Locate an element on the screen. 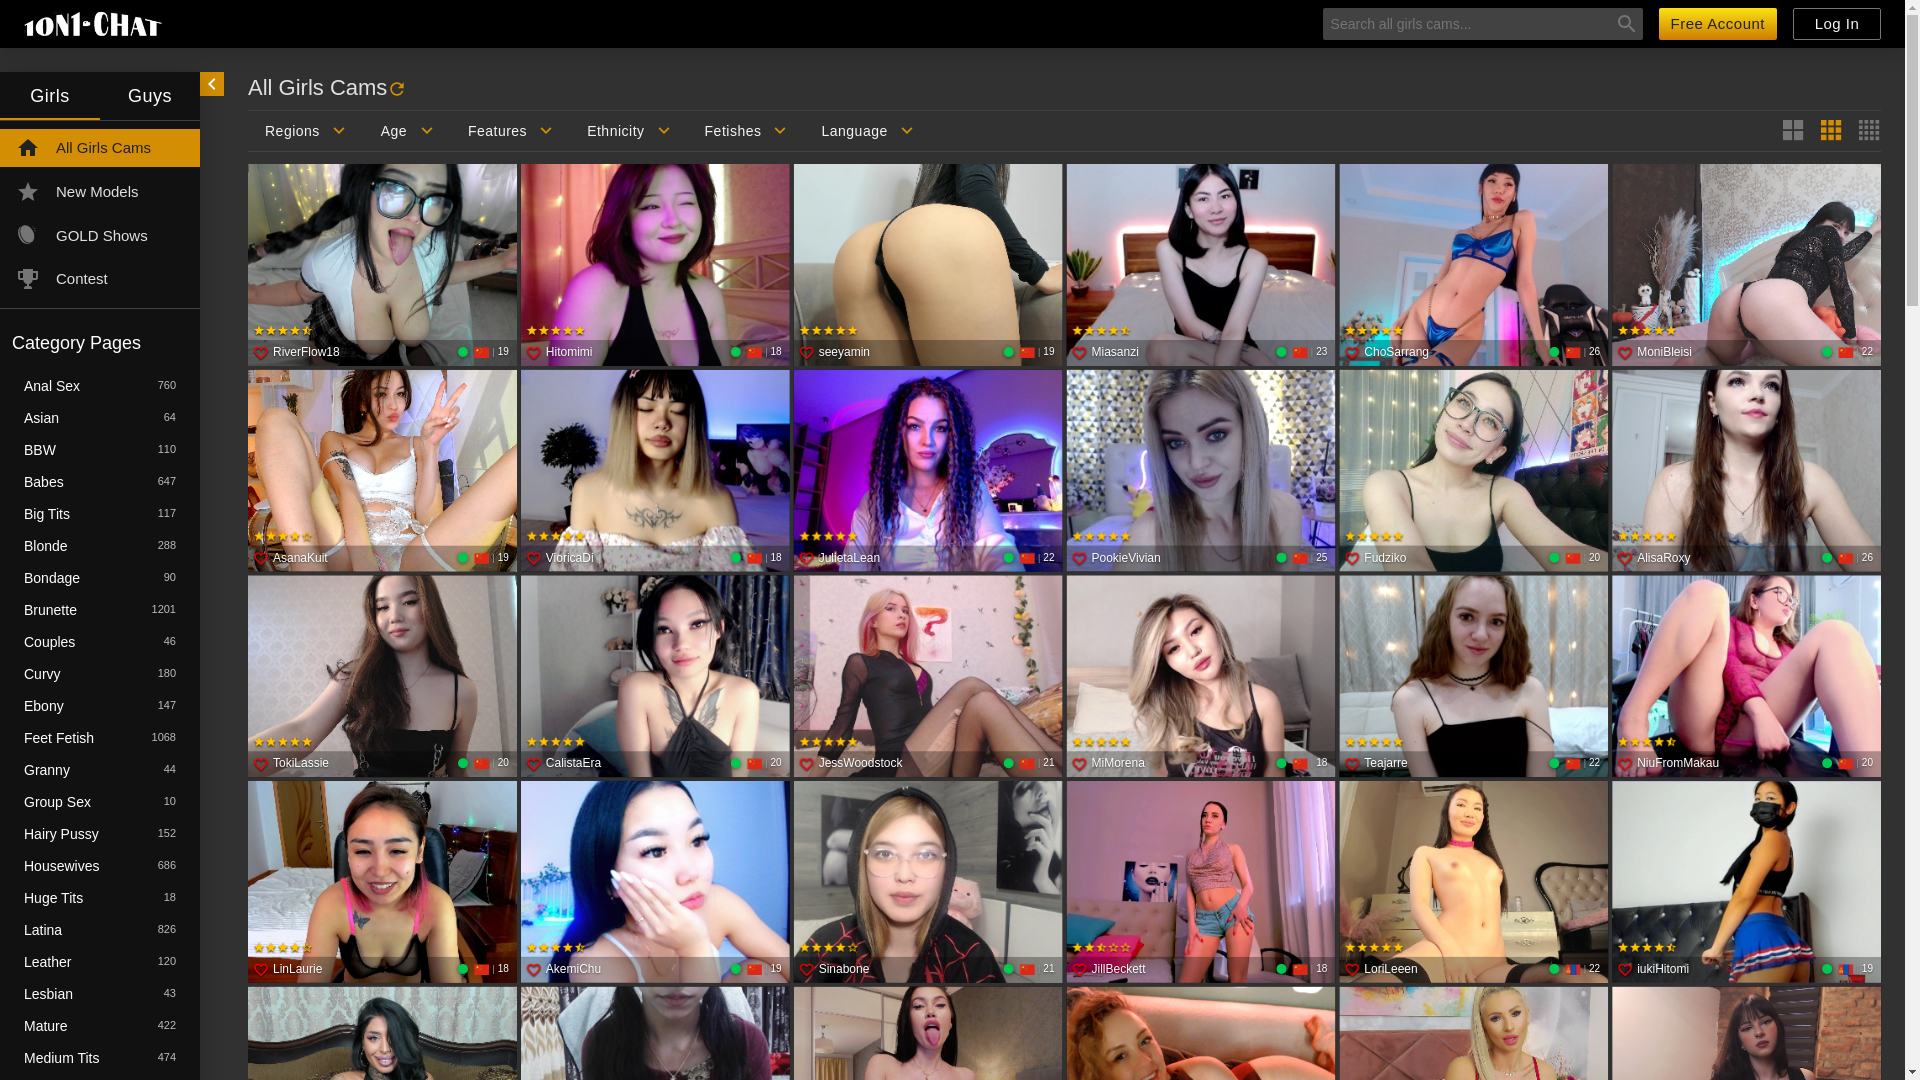 This screenshot has width=1920, height=1080. 'MiMorena is located at coordinates (1200, 676).